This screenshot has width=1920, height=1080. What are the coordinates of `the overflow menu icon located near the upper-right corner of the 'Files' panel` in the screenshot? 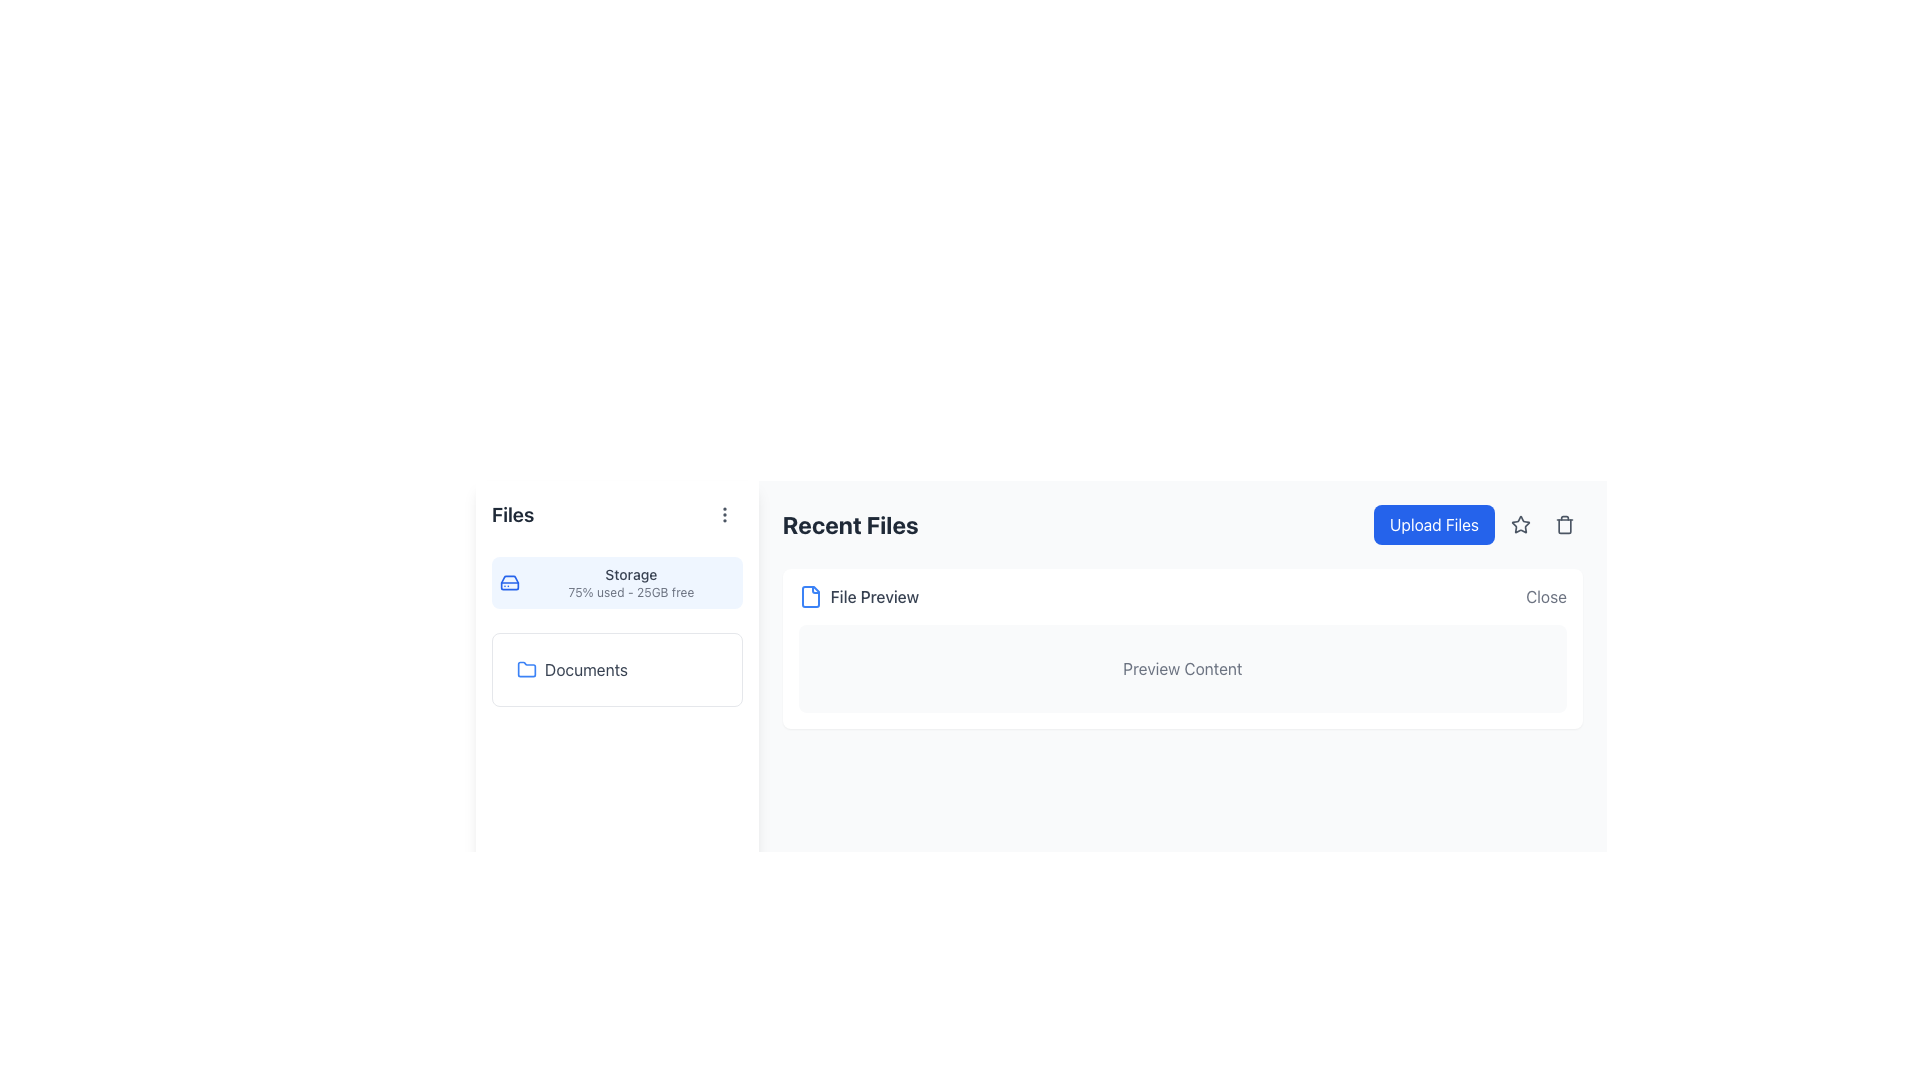 It's located at (723, 514).